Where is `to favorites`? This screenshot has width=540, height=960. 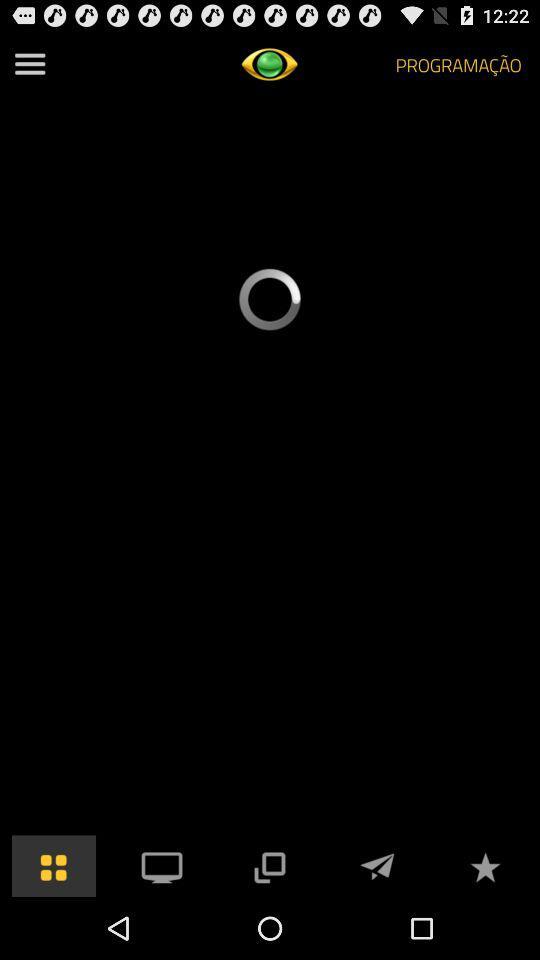 to favorites is located at coordinates (484, 864).